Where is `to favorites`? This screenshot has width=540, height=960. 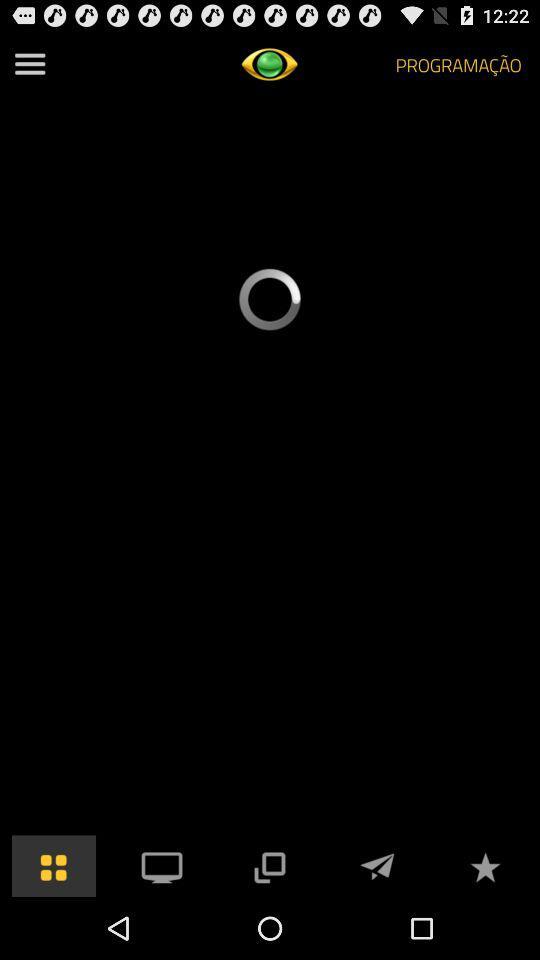 to favorites is located at coordinates (484, 864).